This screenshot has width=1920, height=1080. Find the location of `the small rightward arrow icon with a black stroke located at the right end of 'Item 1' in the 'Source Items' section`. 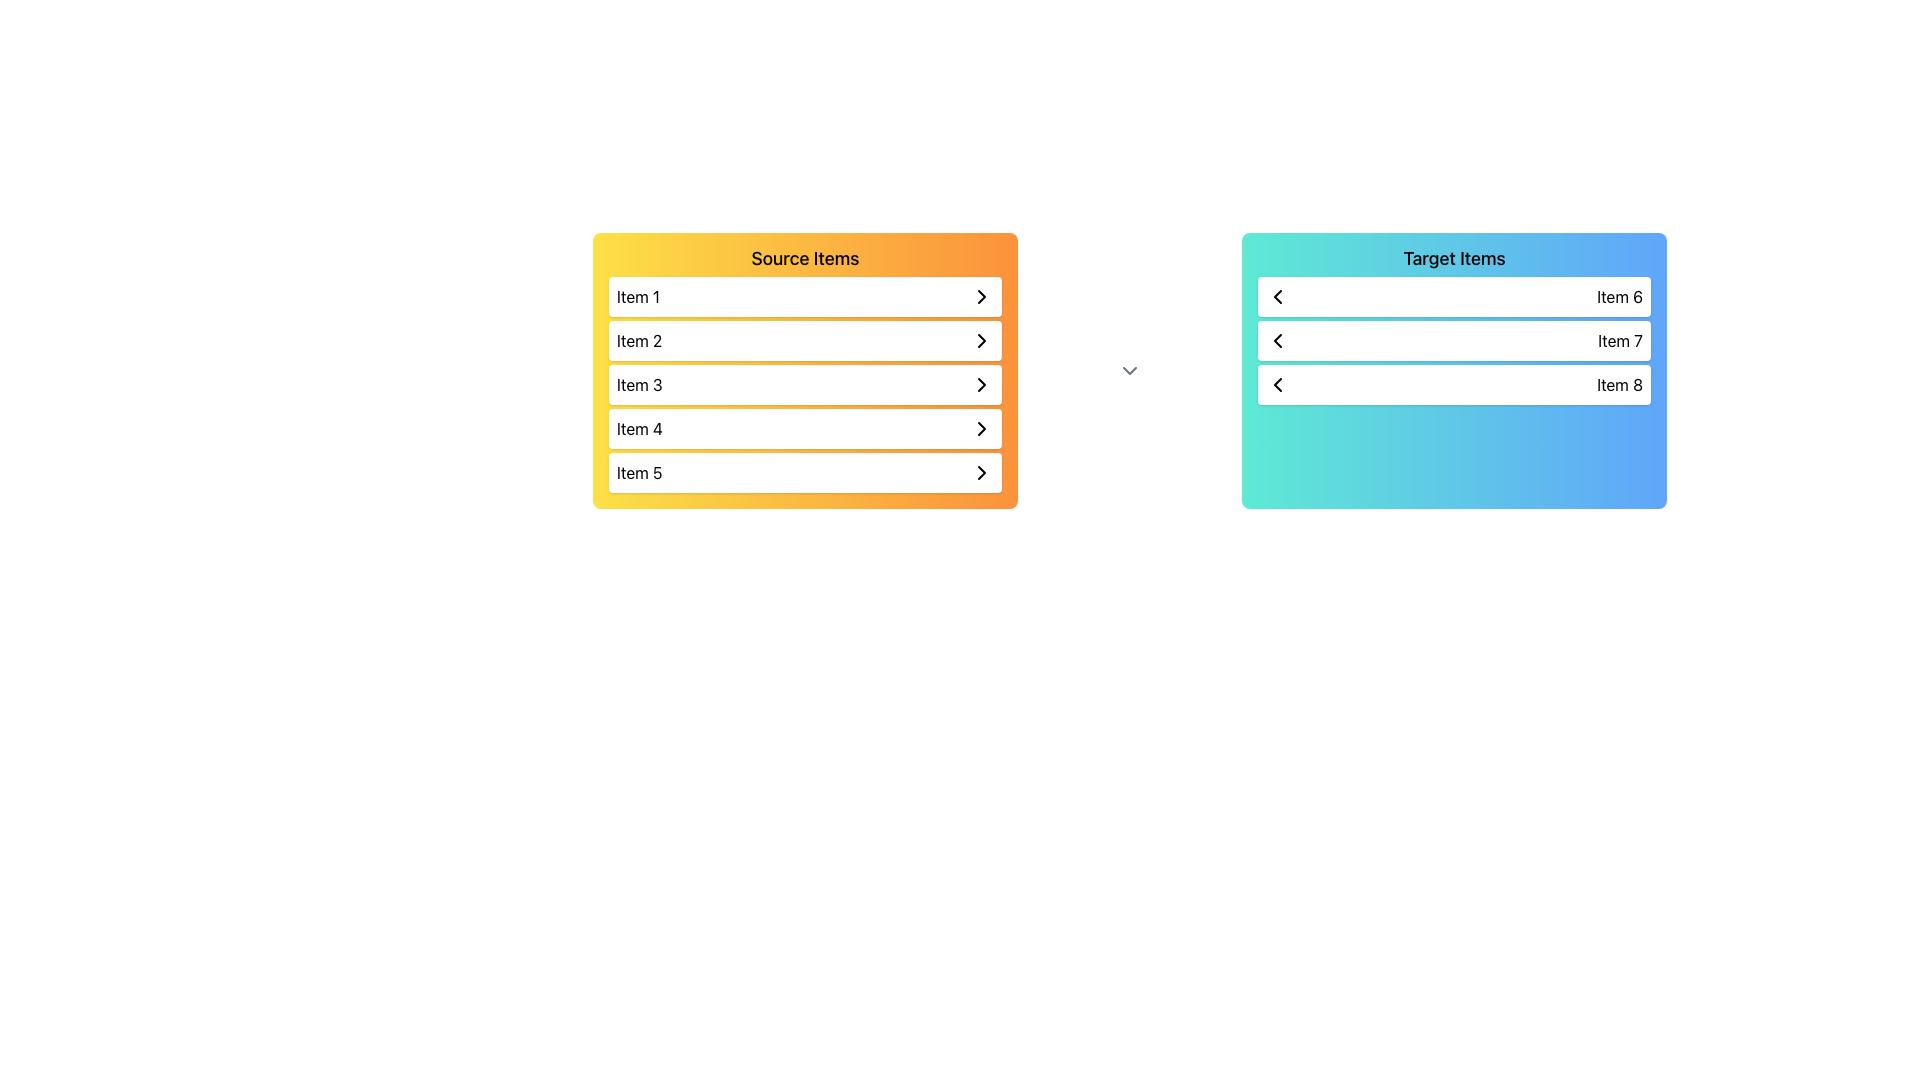

the small rightward arrow icon with a black stroke located at the right end of 'Item 1' in the 'Source Items' section is located at coordinates (981, 297).